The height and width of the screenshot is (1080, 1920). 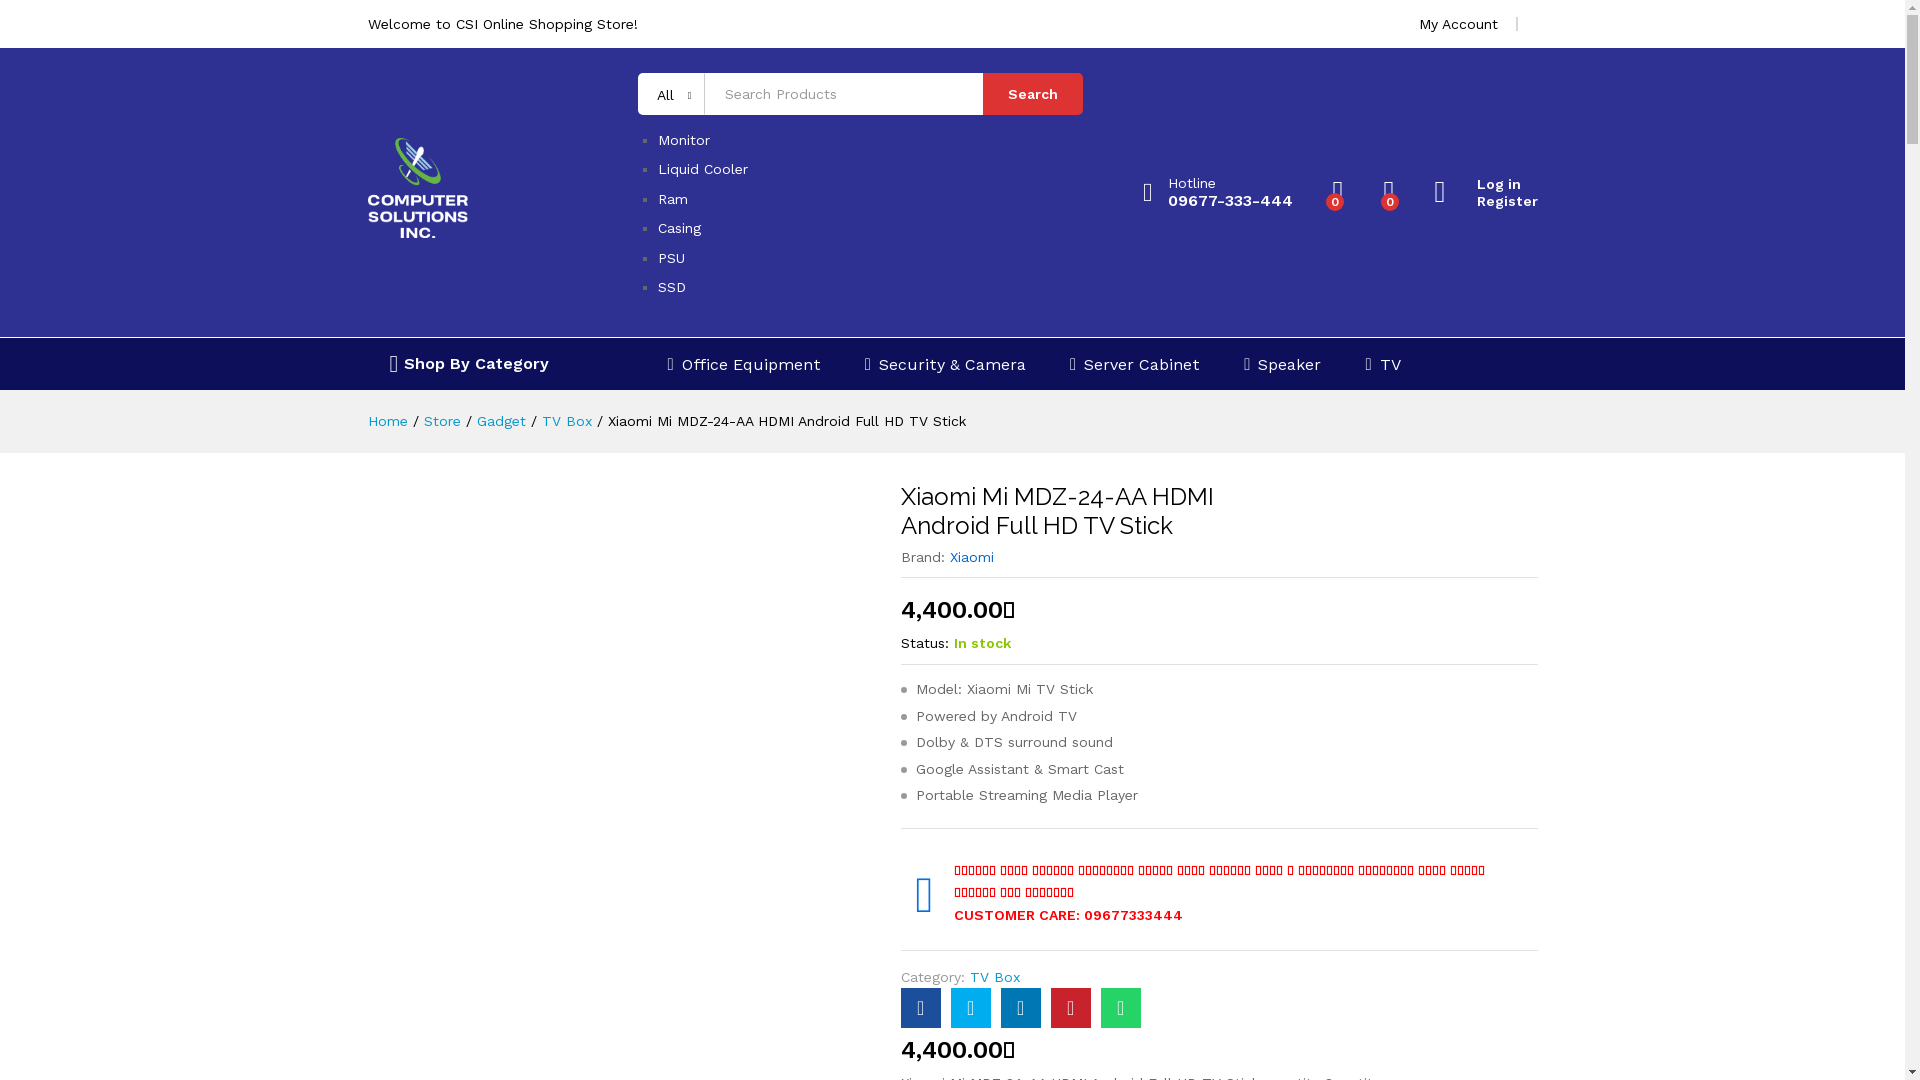 I want to click on 'Security & Camera', so click(x=944, y=364).